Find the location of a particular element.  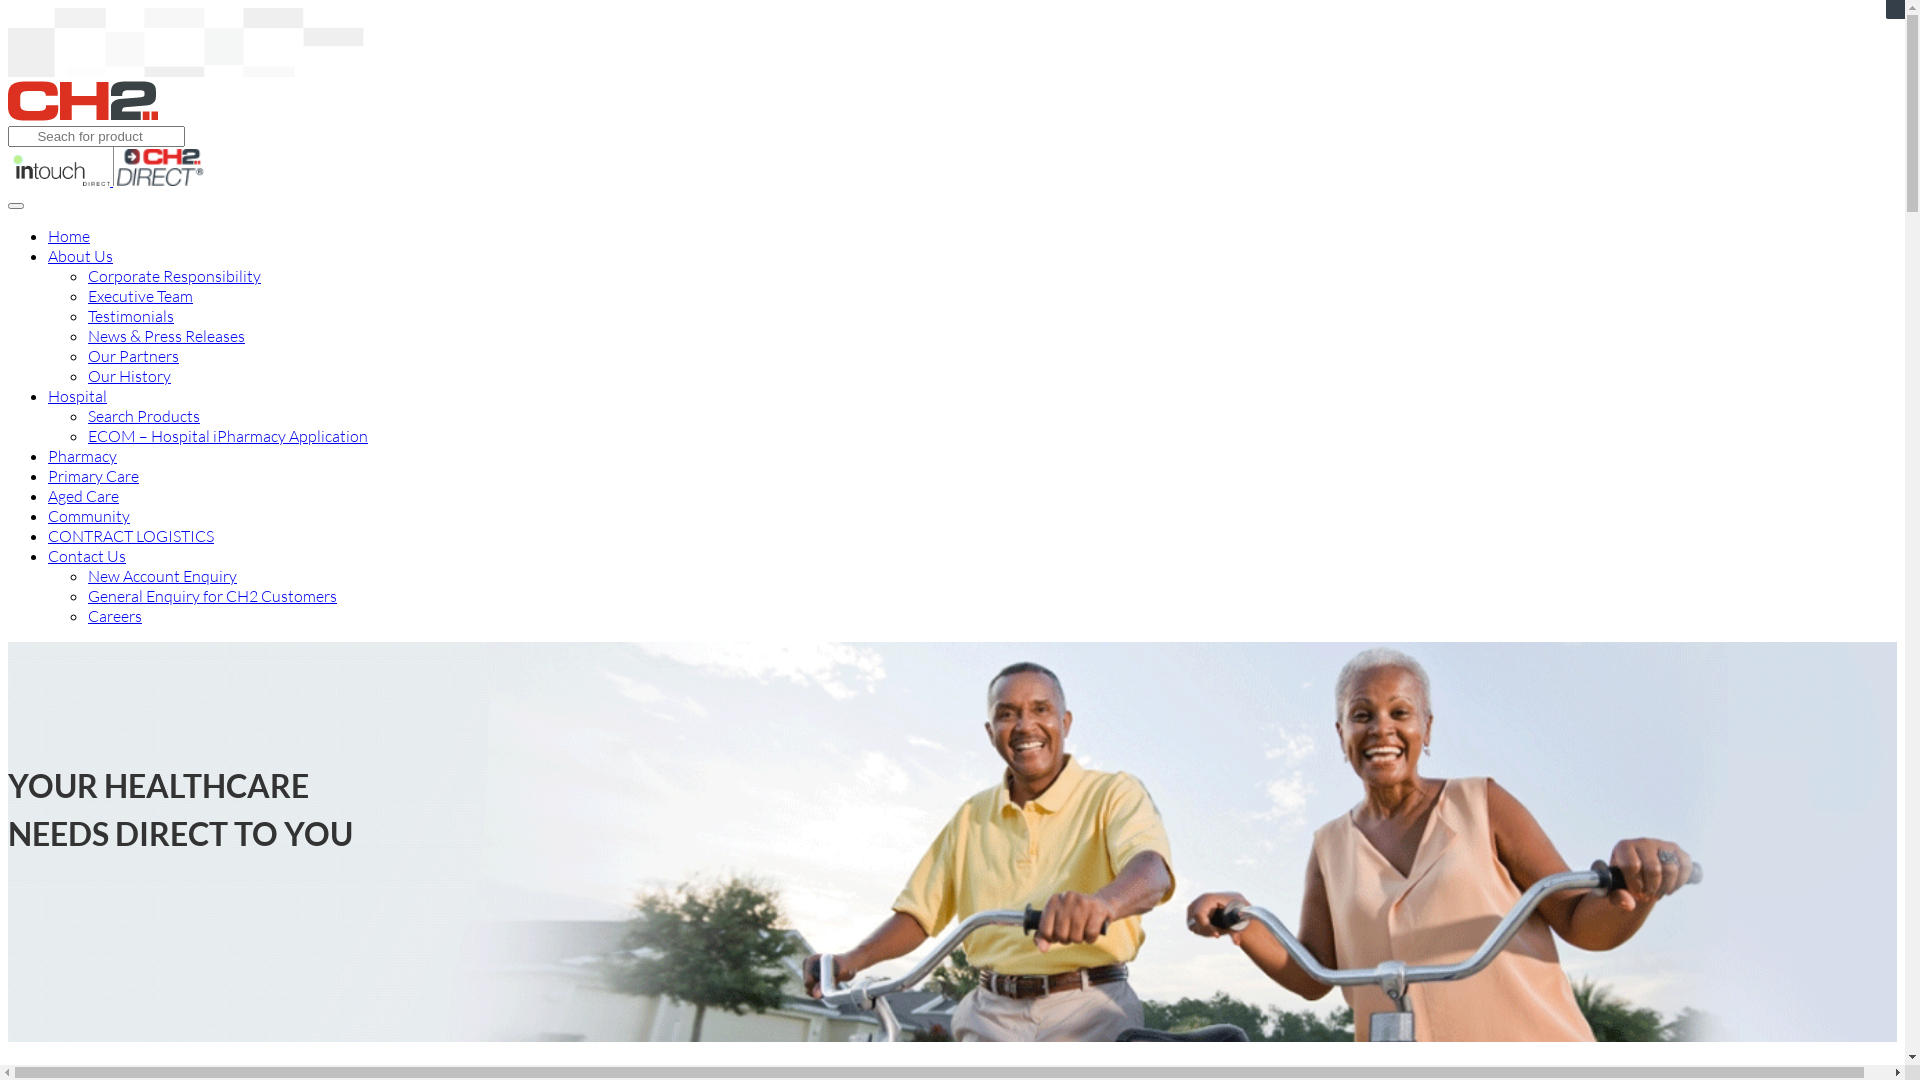

'New Account Enquiry' is located at coordinates (162, 575).